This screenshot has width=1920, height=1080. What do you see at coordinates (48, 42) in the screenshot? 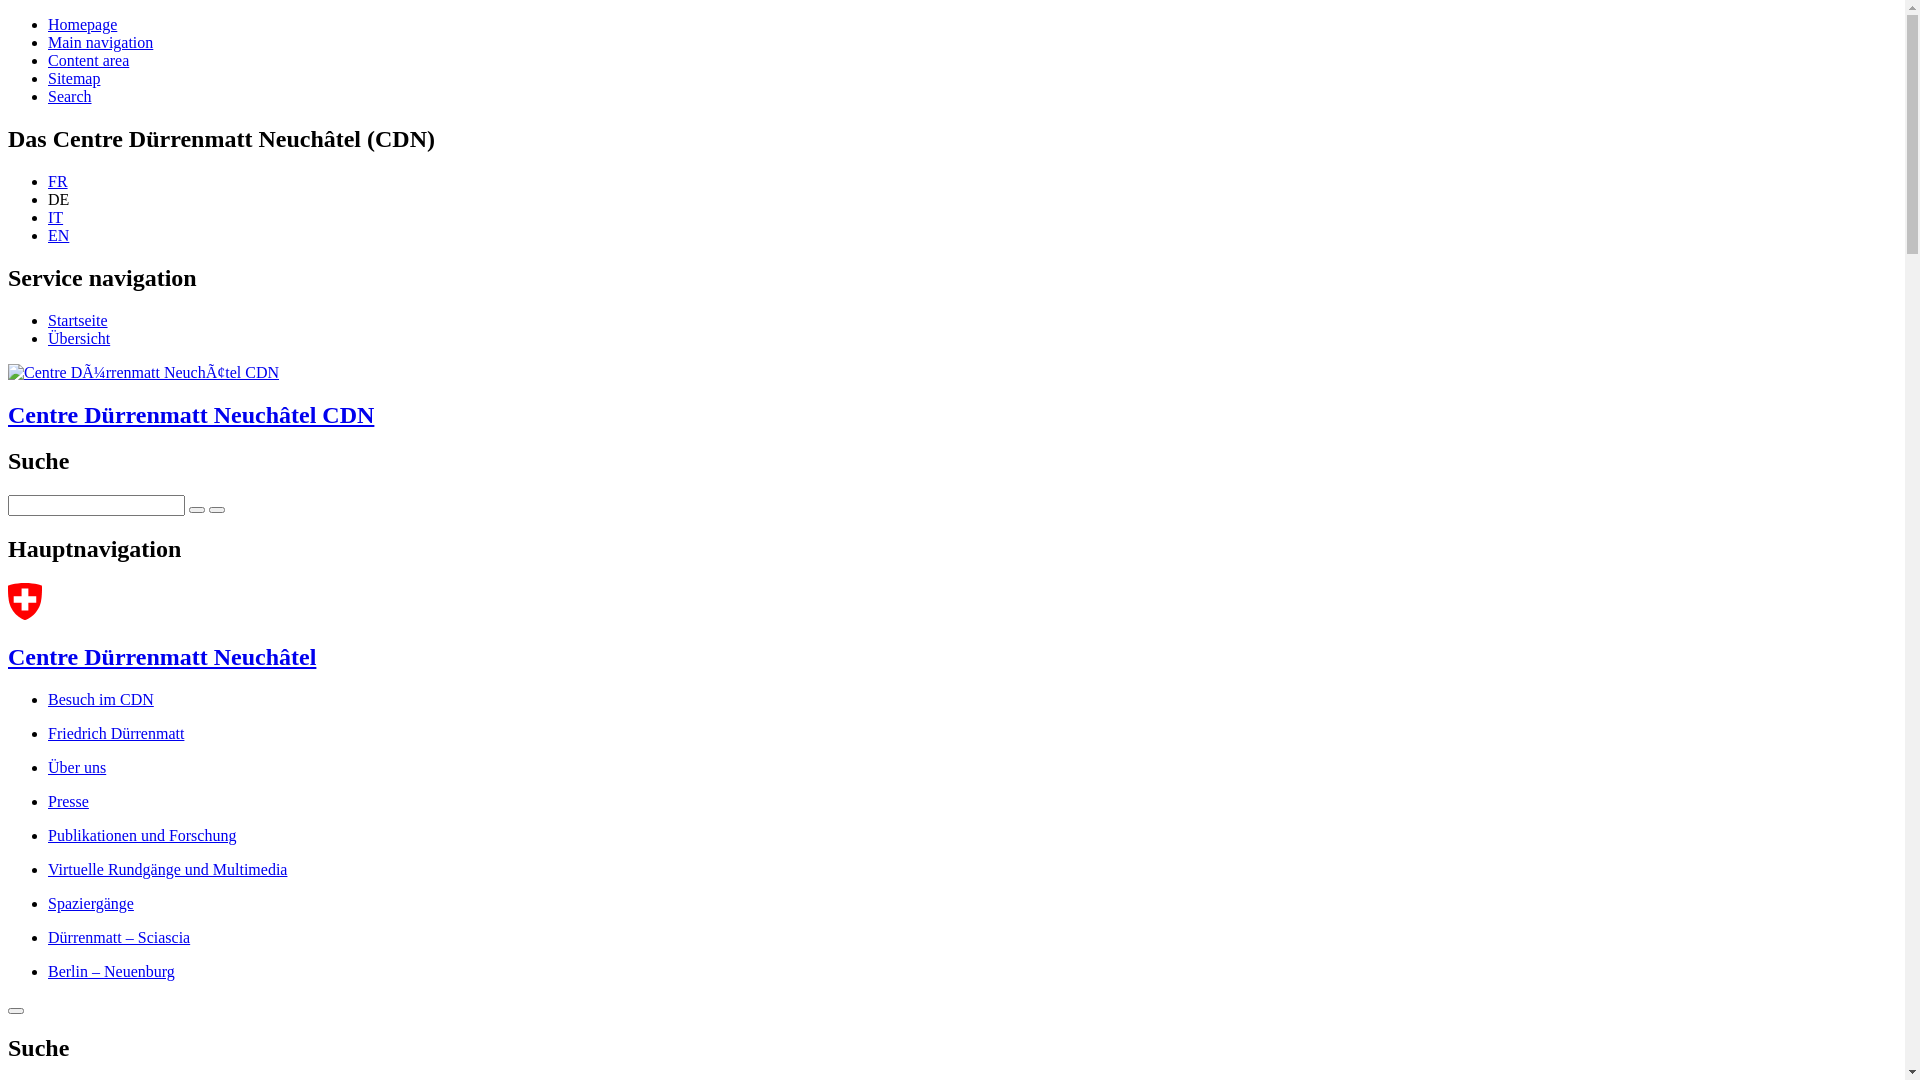
I see `'Main navigation'` at bounding box center [48, 42].